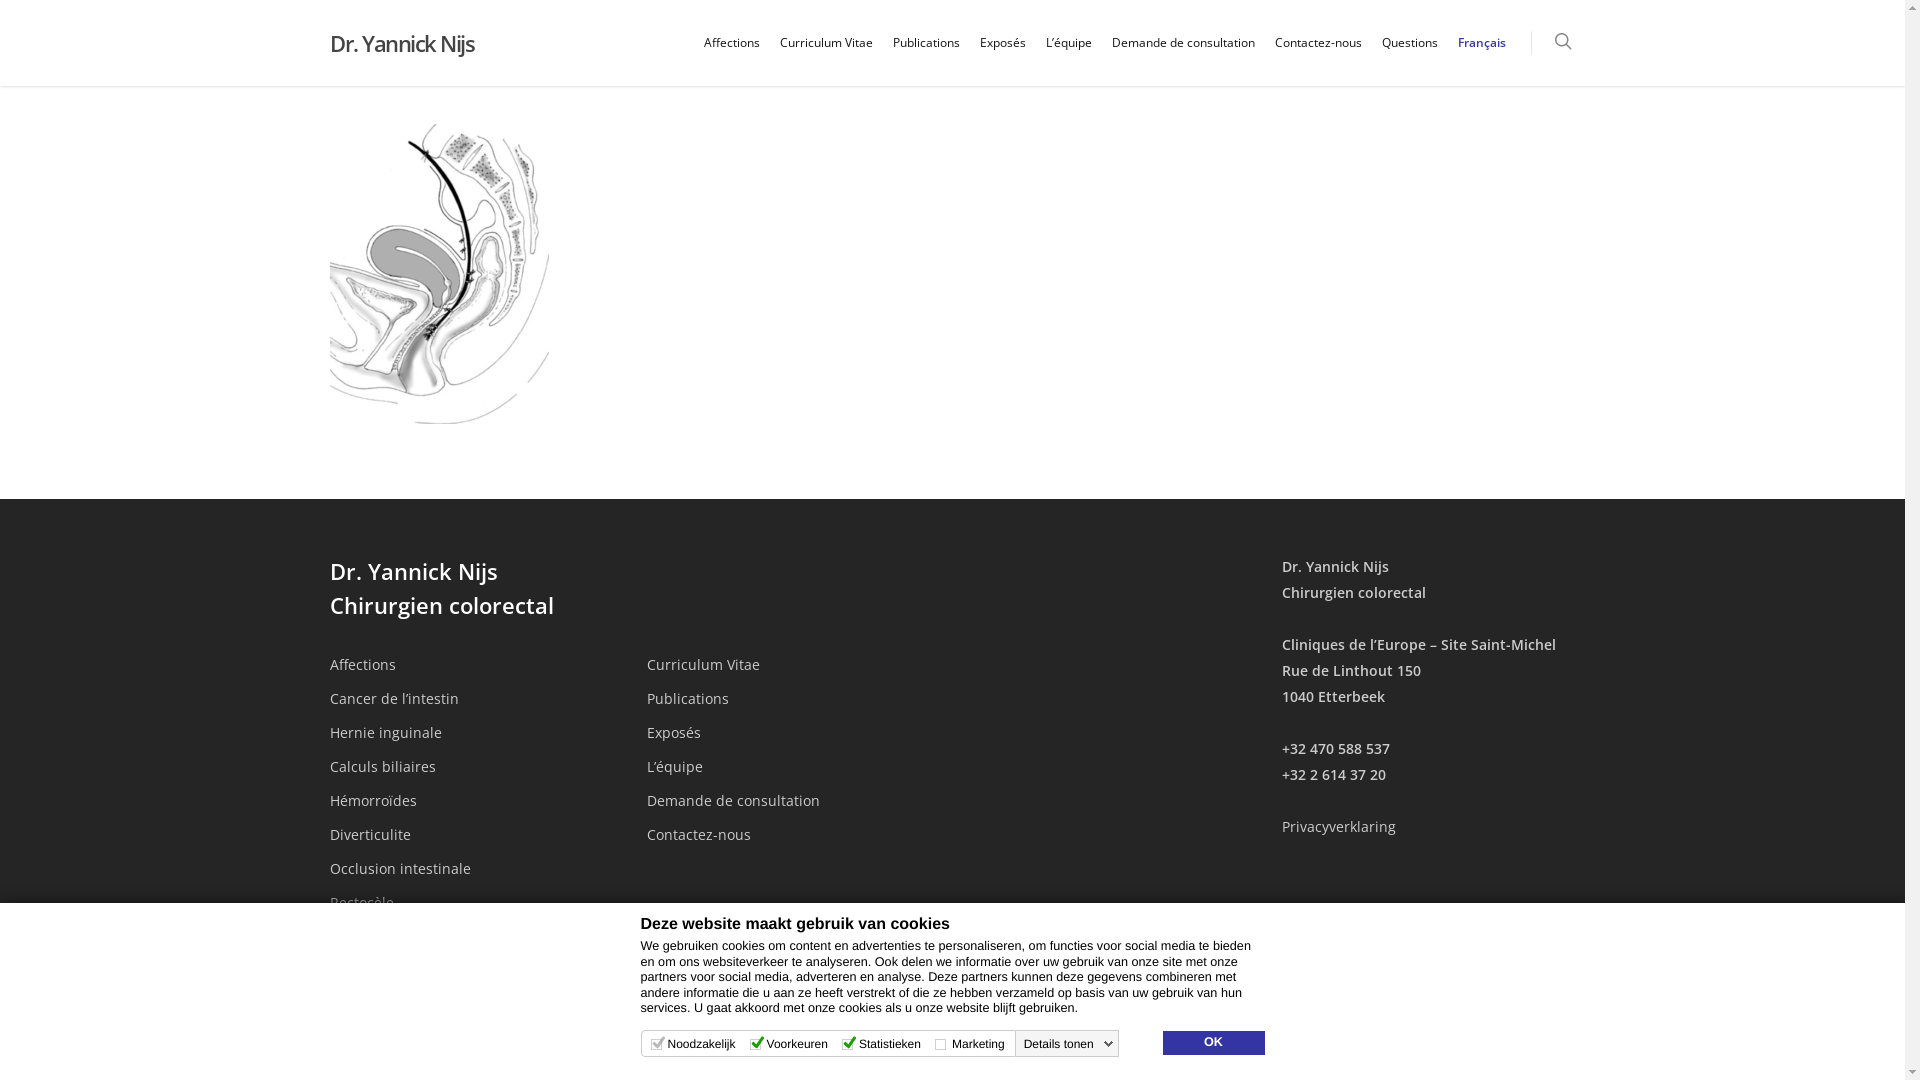 The width and height of the screenshot is (1920, 1080). Describe the element at coordinates (1339, 826) in the screenshot. I see `'Privacyverklaring'` at that location.